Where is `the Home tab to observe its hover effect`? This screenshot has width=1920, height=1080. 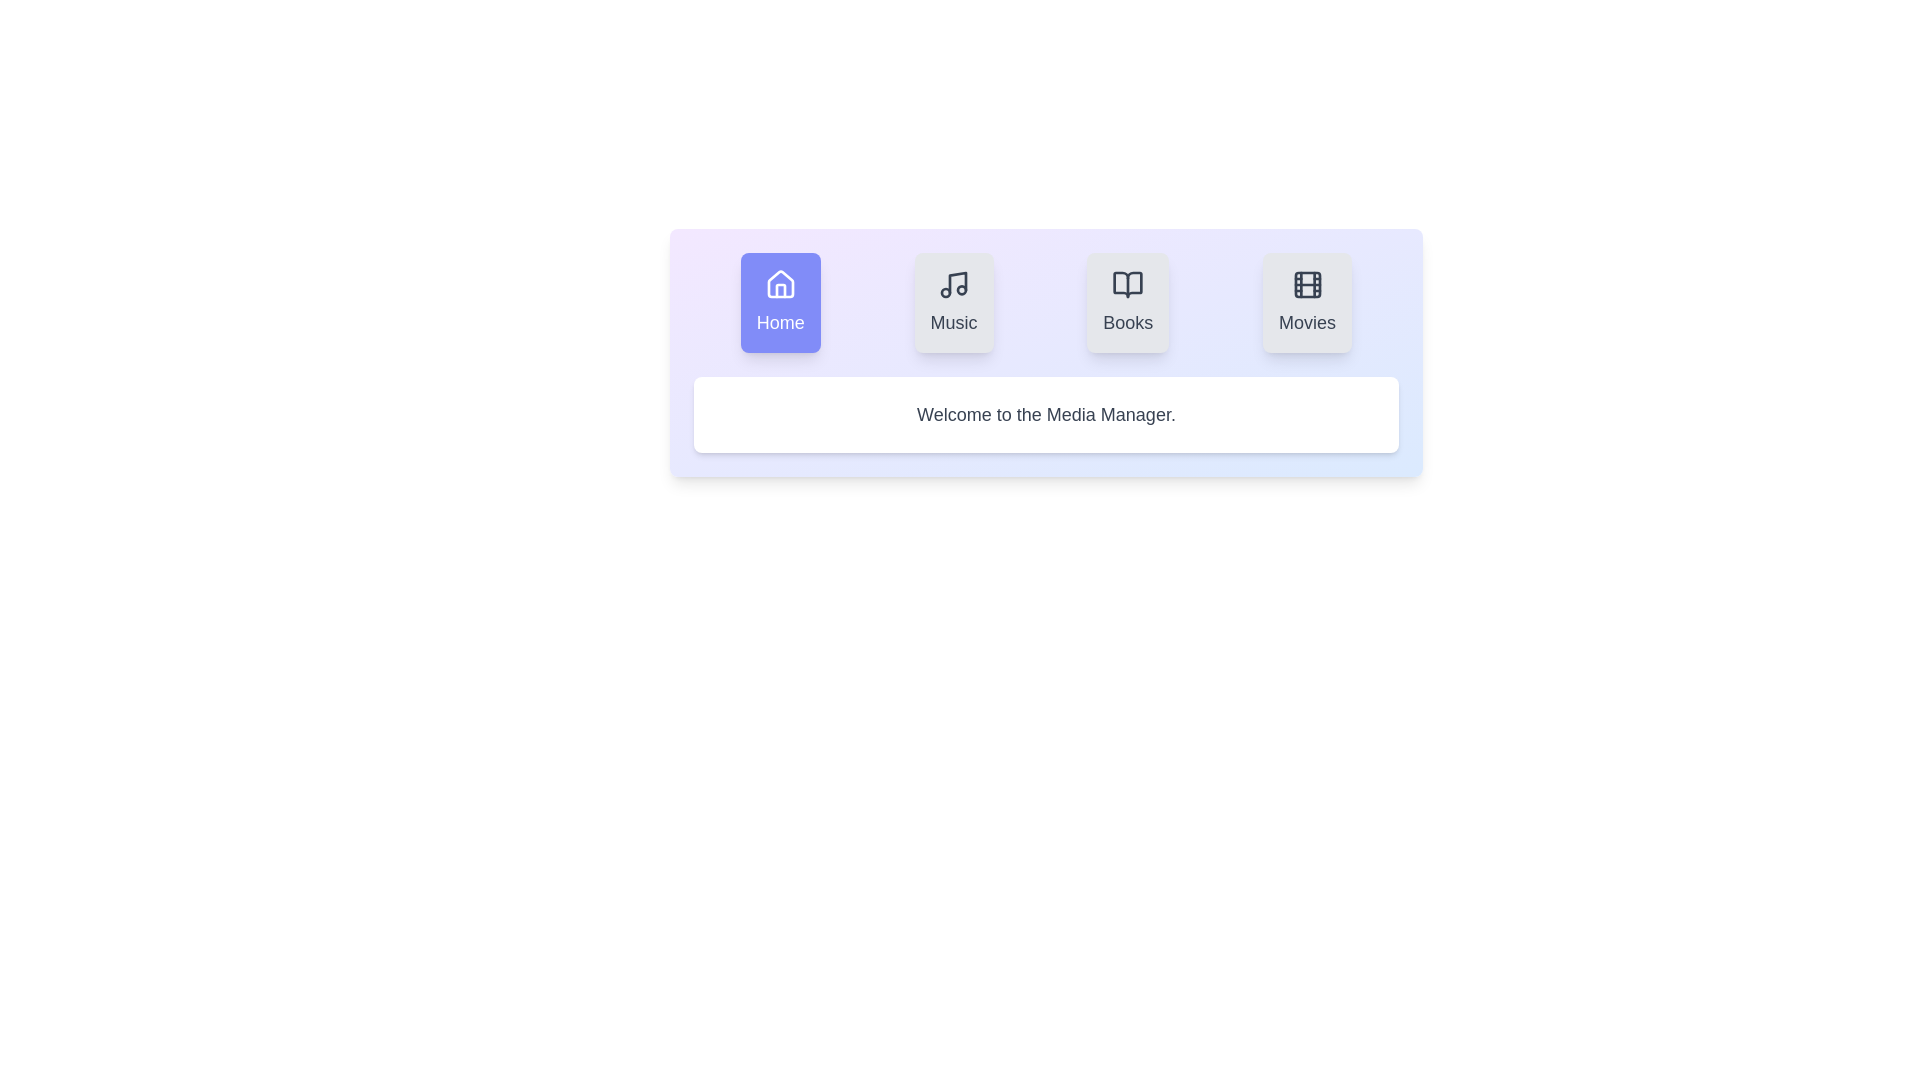
the Home tab to observe its hover effect is located at coordinates (779, 303).